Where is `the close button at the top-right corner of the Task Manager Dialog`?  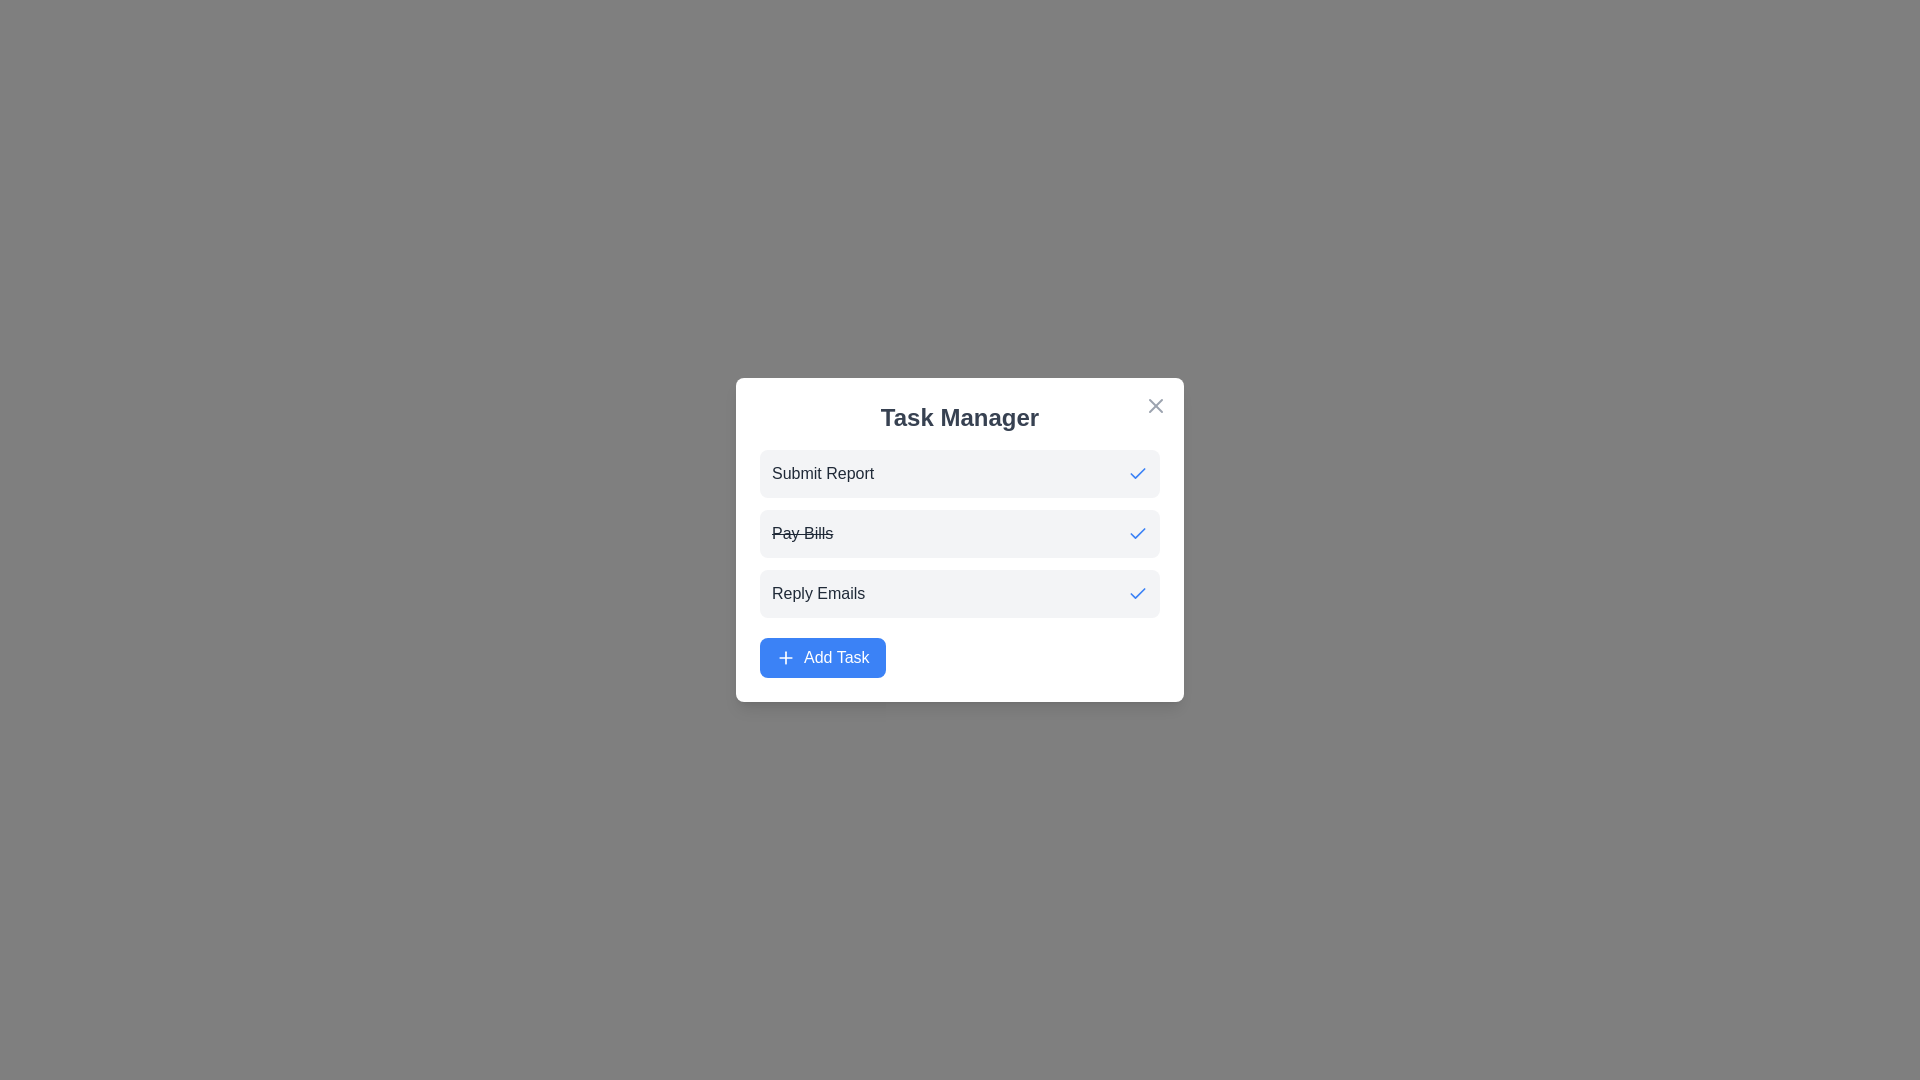
the close button at the top-right corner of the Task Manager Dialog is located at coordinates (1156, 405).